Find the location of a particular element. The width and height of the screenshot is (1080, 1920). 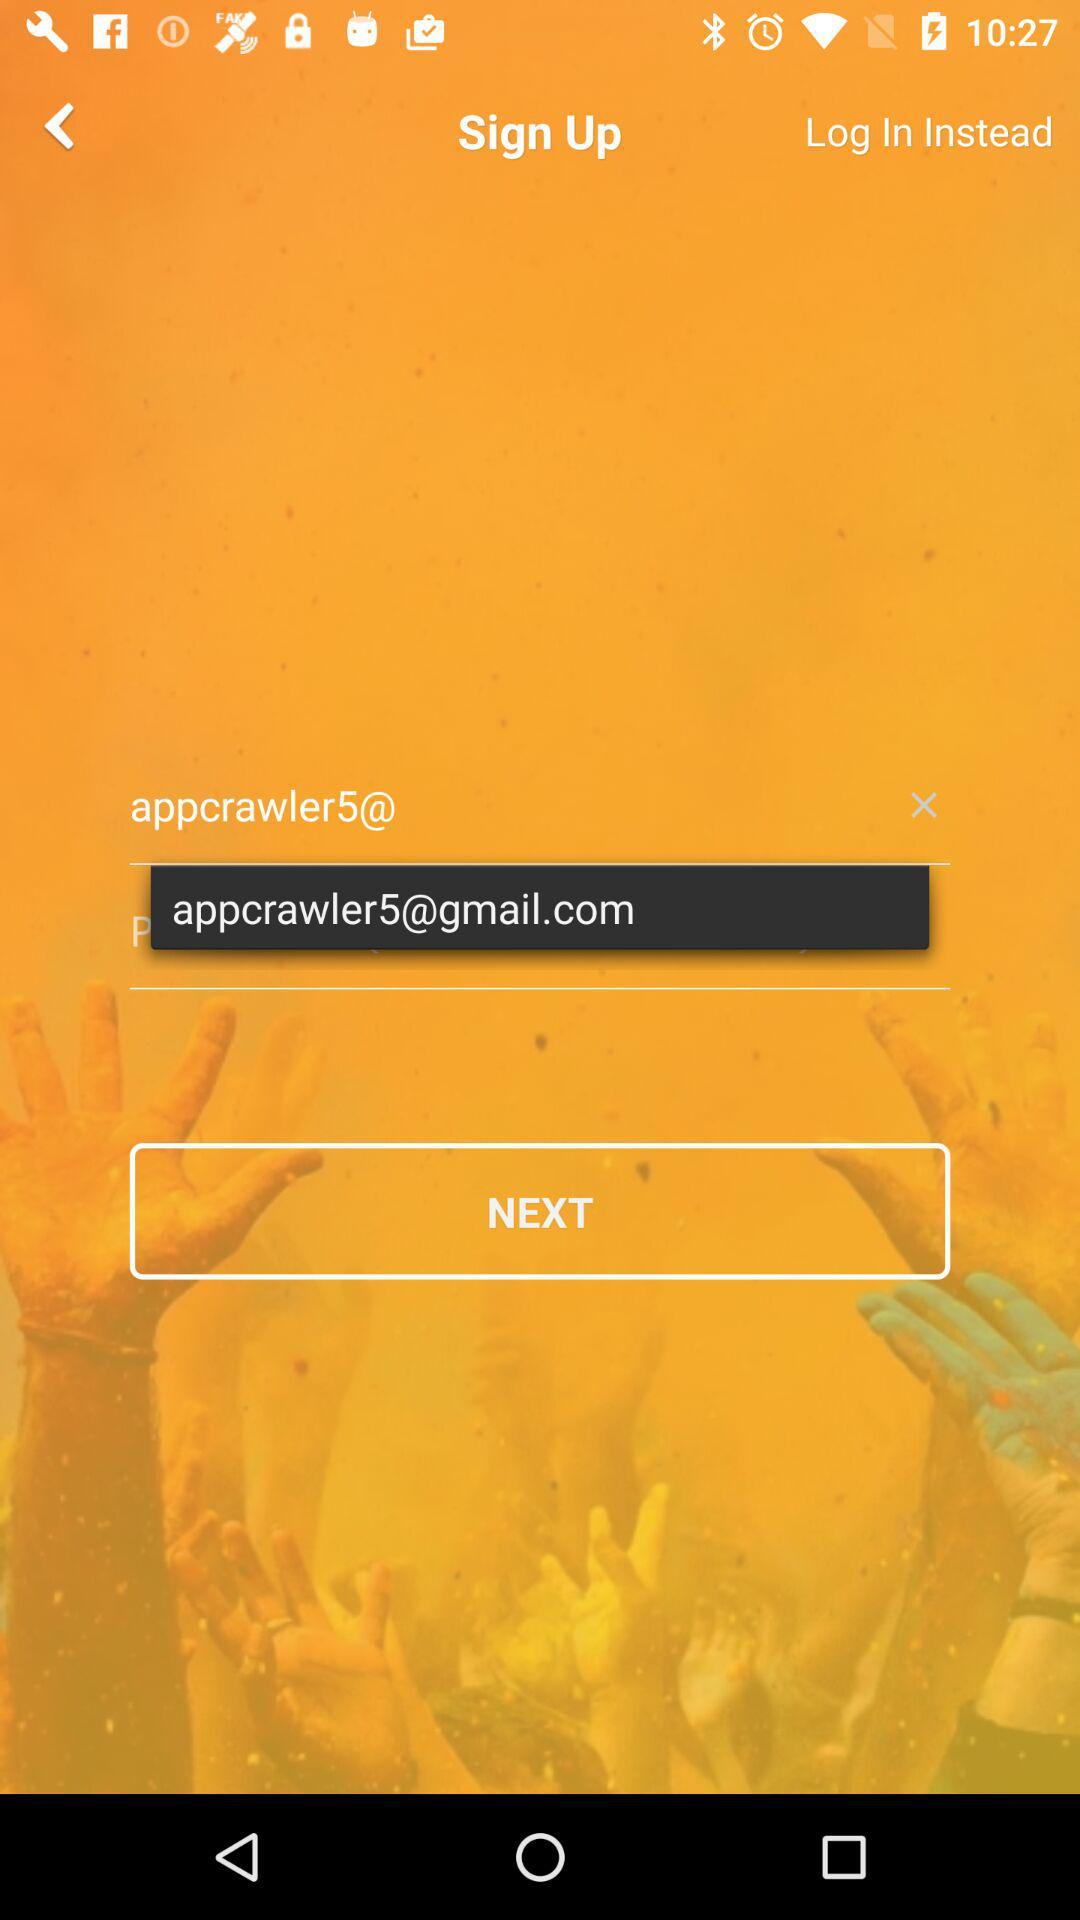

the arrow_backward icon is located at coordinates (61, 124).